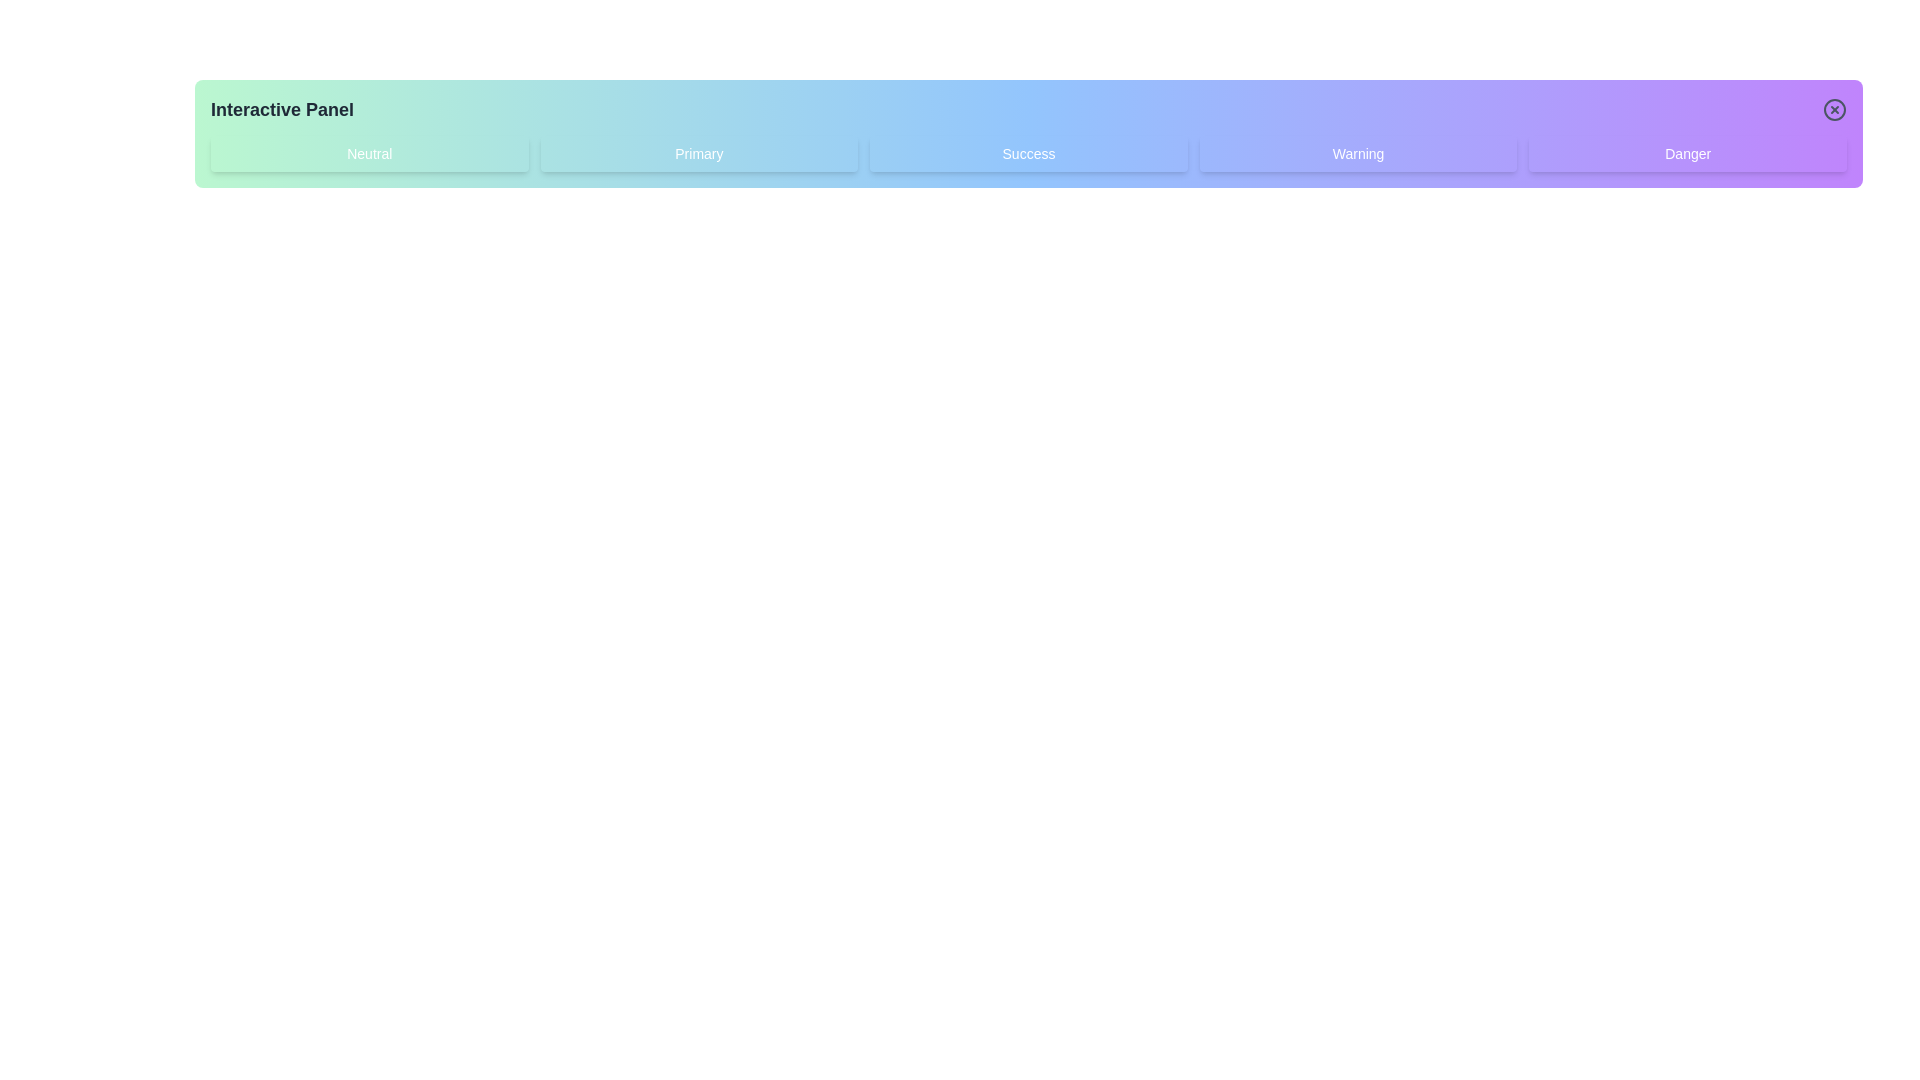  What do you see at coordinates (369, 153) in the screenshot?
I see `the 'Neutral' button with light gray background and white text` at bounding box center [369, 153].